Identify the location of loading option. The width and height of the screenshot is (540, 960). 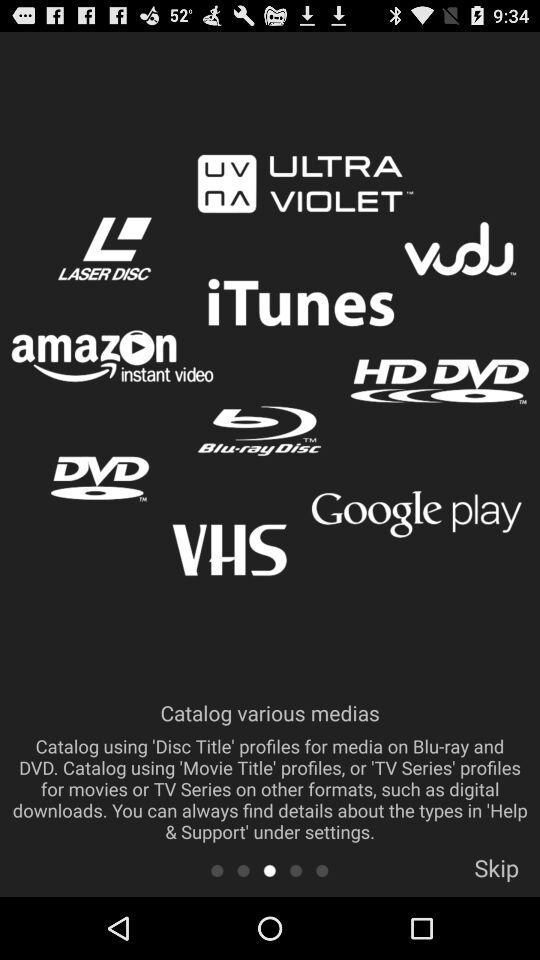
(269, 869).